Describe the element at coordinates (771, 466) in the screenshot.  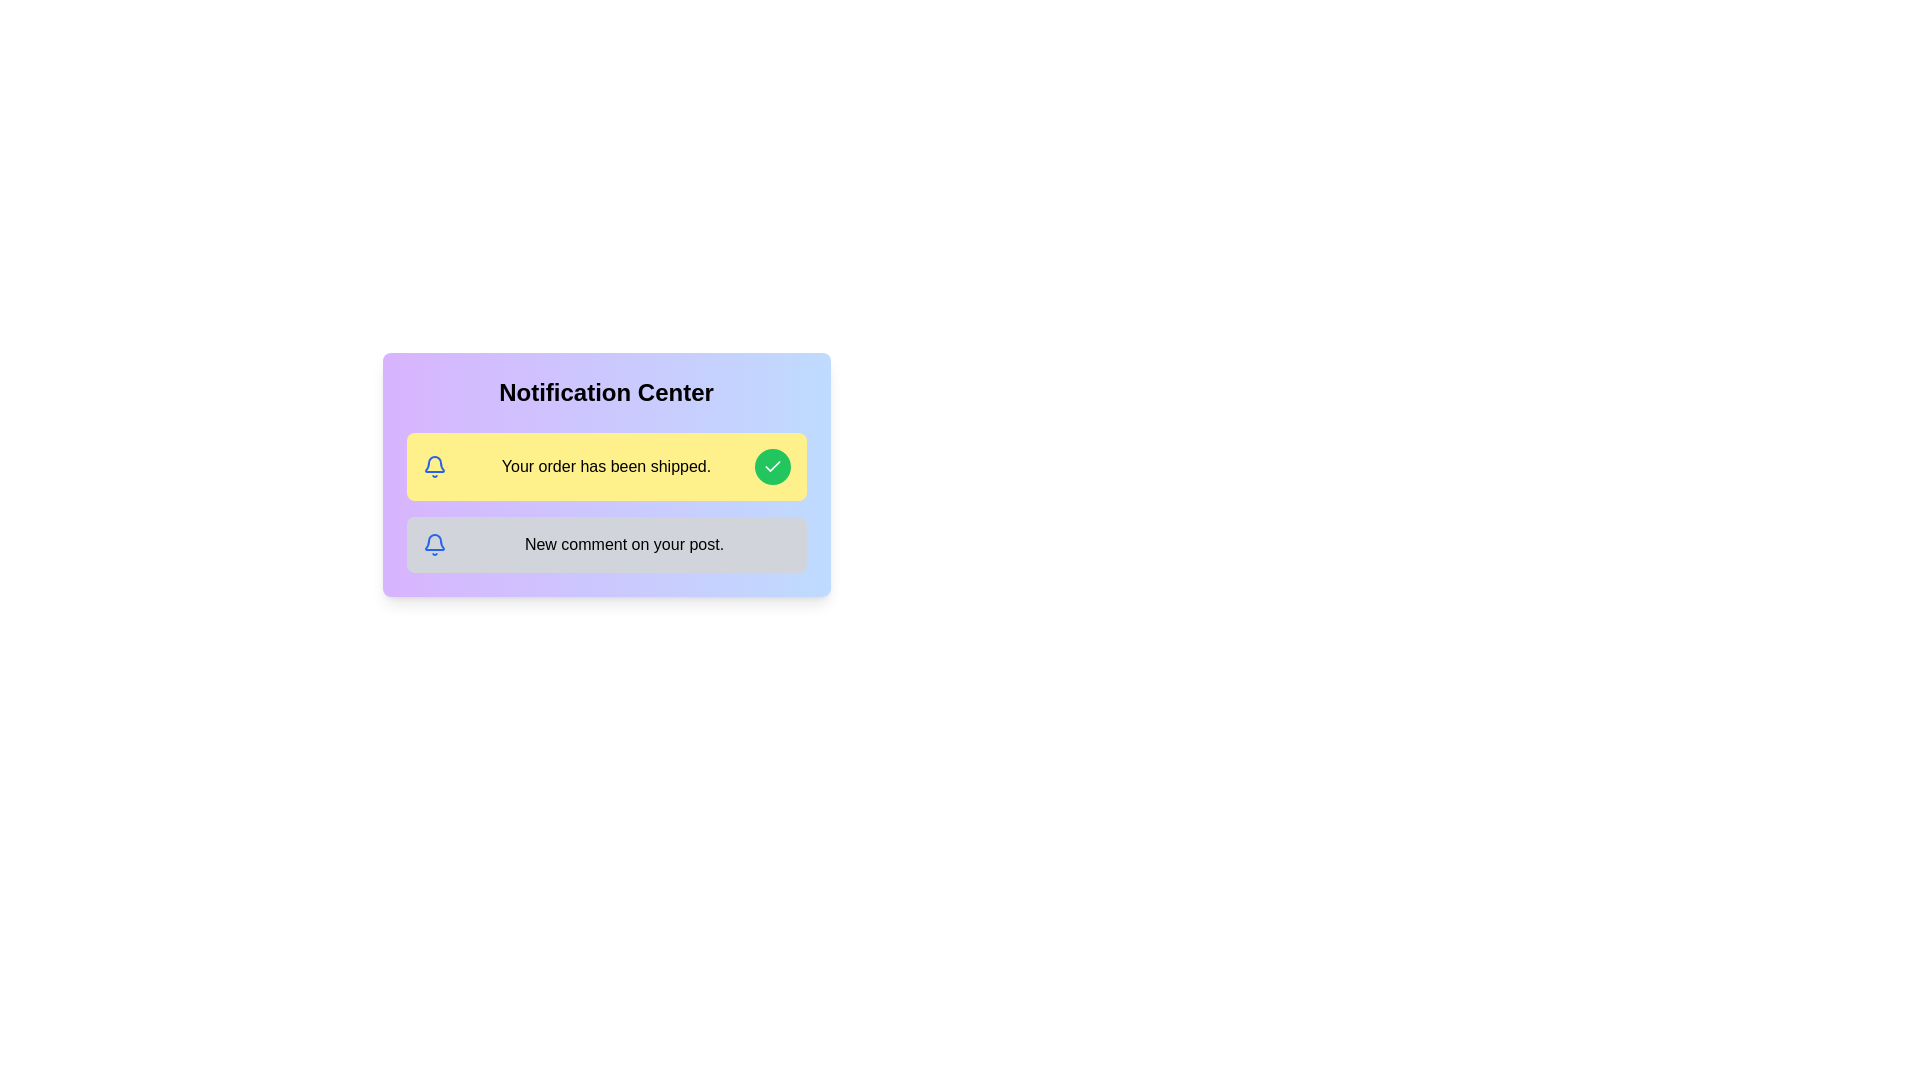
I see `the circular confirmation button located at the far right of the notification card that acknowledges the message 'Your order has been shipped'` at that location.